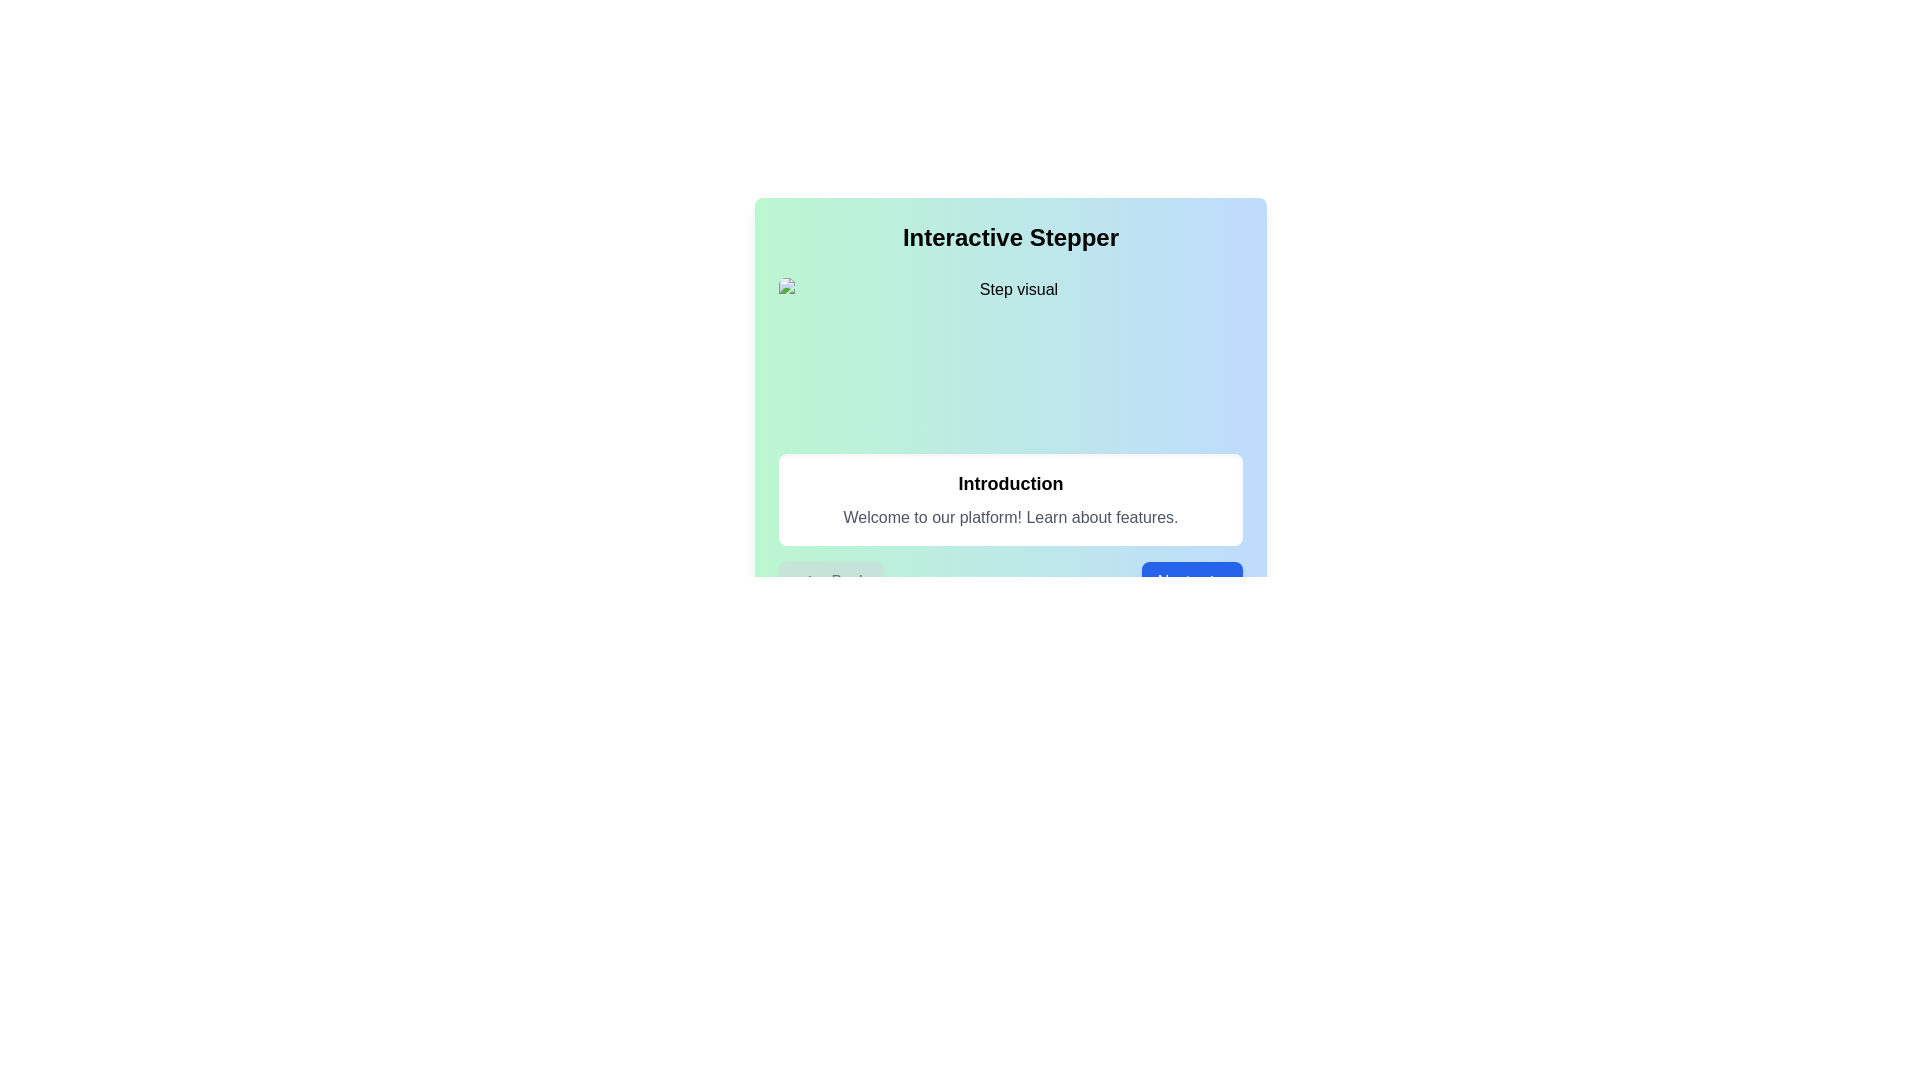 The width and height of the screenshot is (1920, 1080). I want to click on the 'Introduction' title to interact with it, so click(1011, 483).